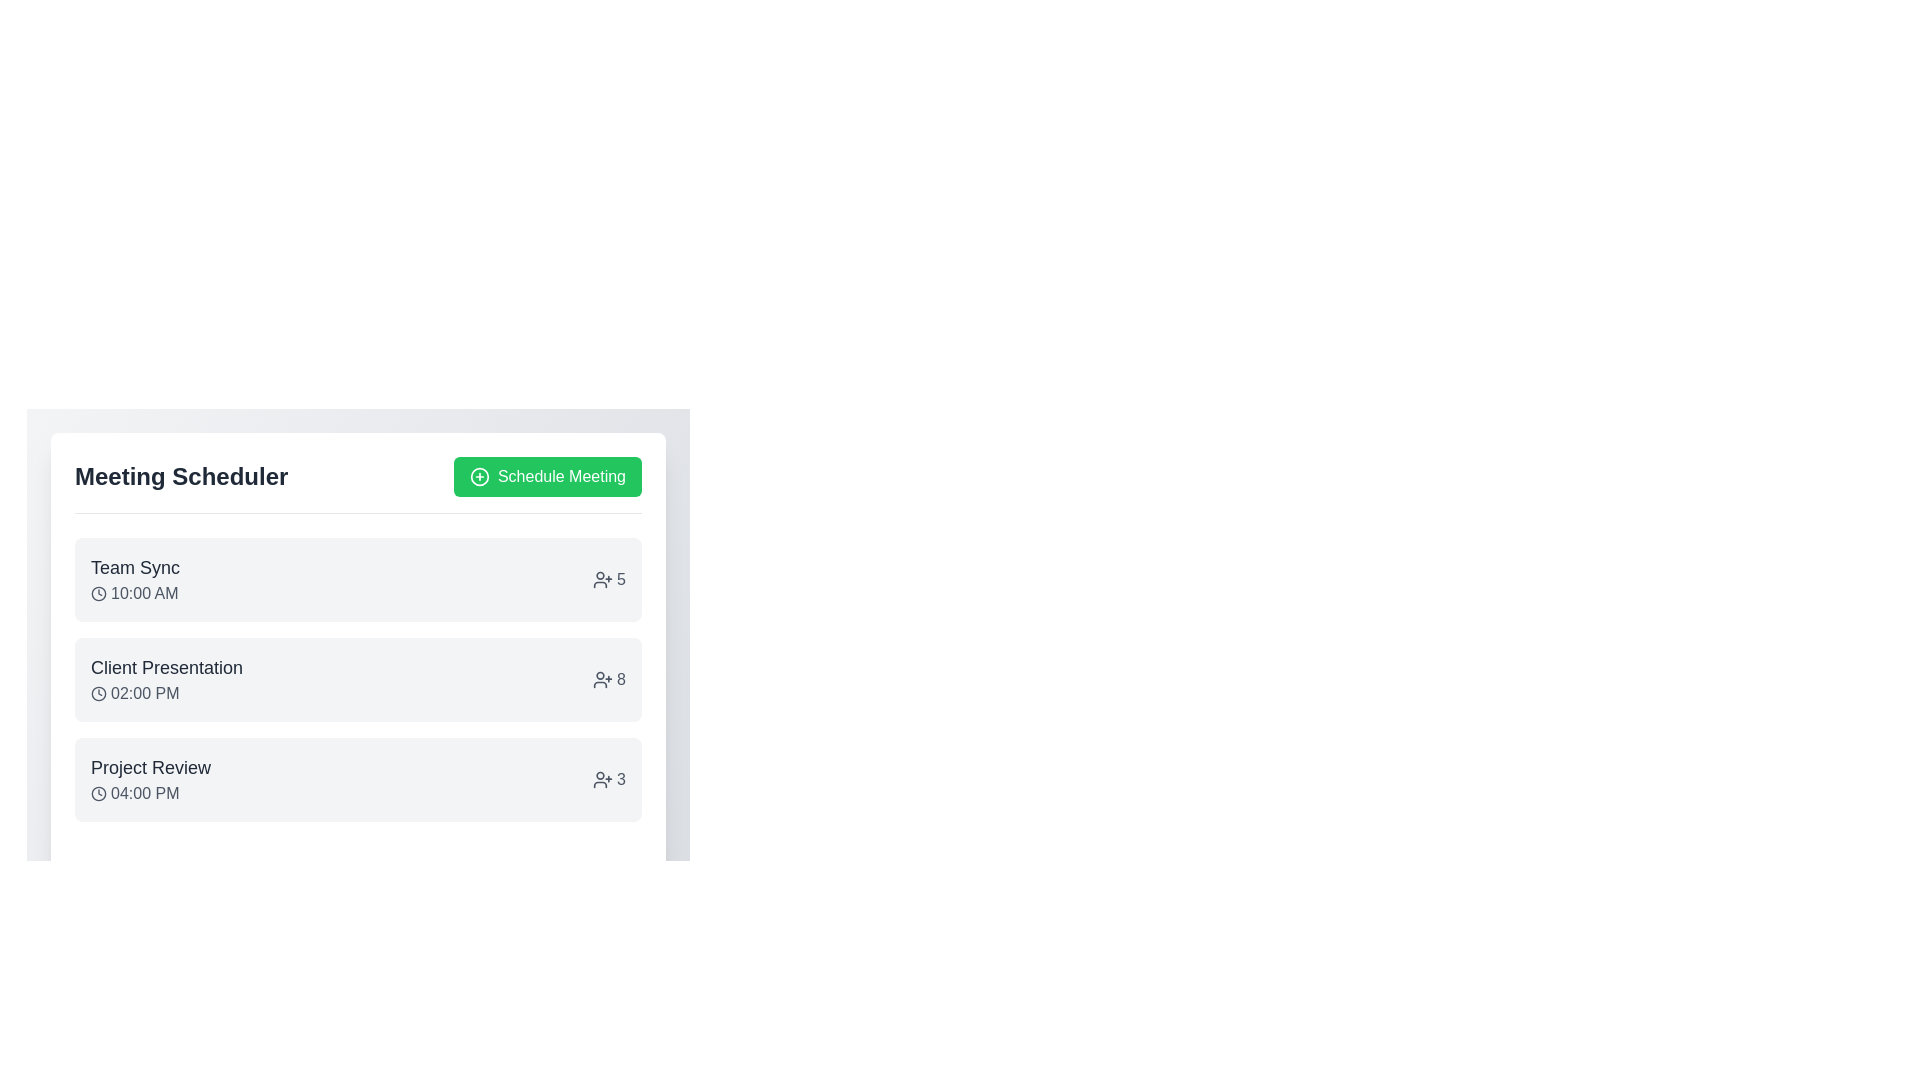  Describe the element at coordinates (358, 678) in the screenshot. I see `the scheduled meeting card titled 'Client Presentation' which is the second card in the list of meeting cards` at that location.